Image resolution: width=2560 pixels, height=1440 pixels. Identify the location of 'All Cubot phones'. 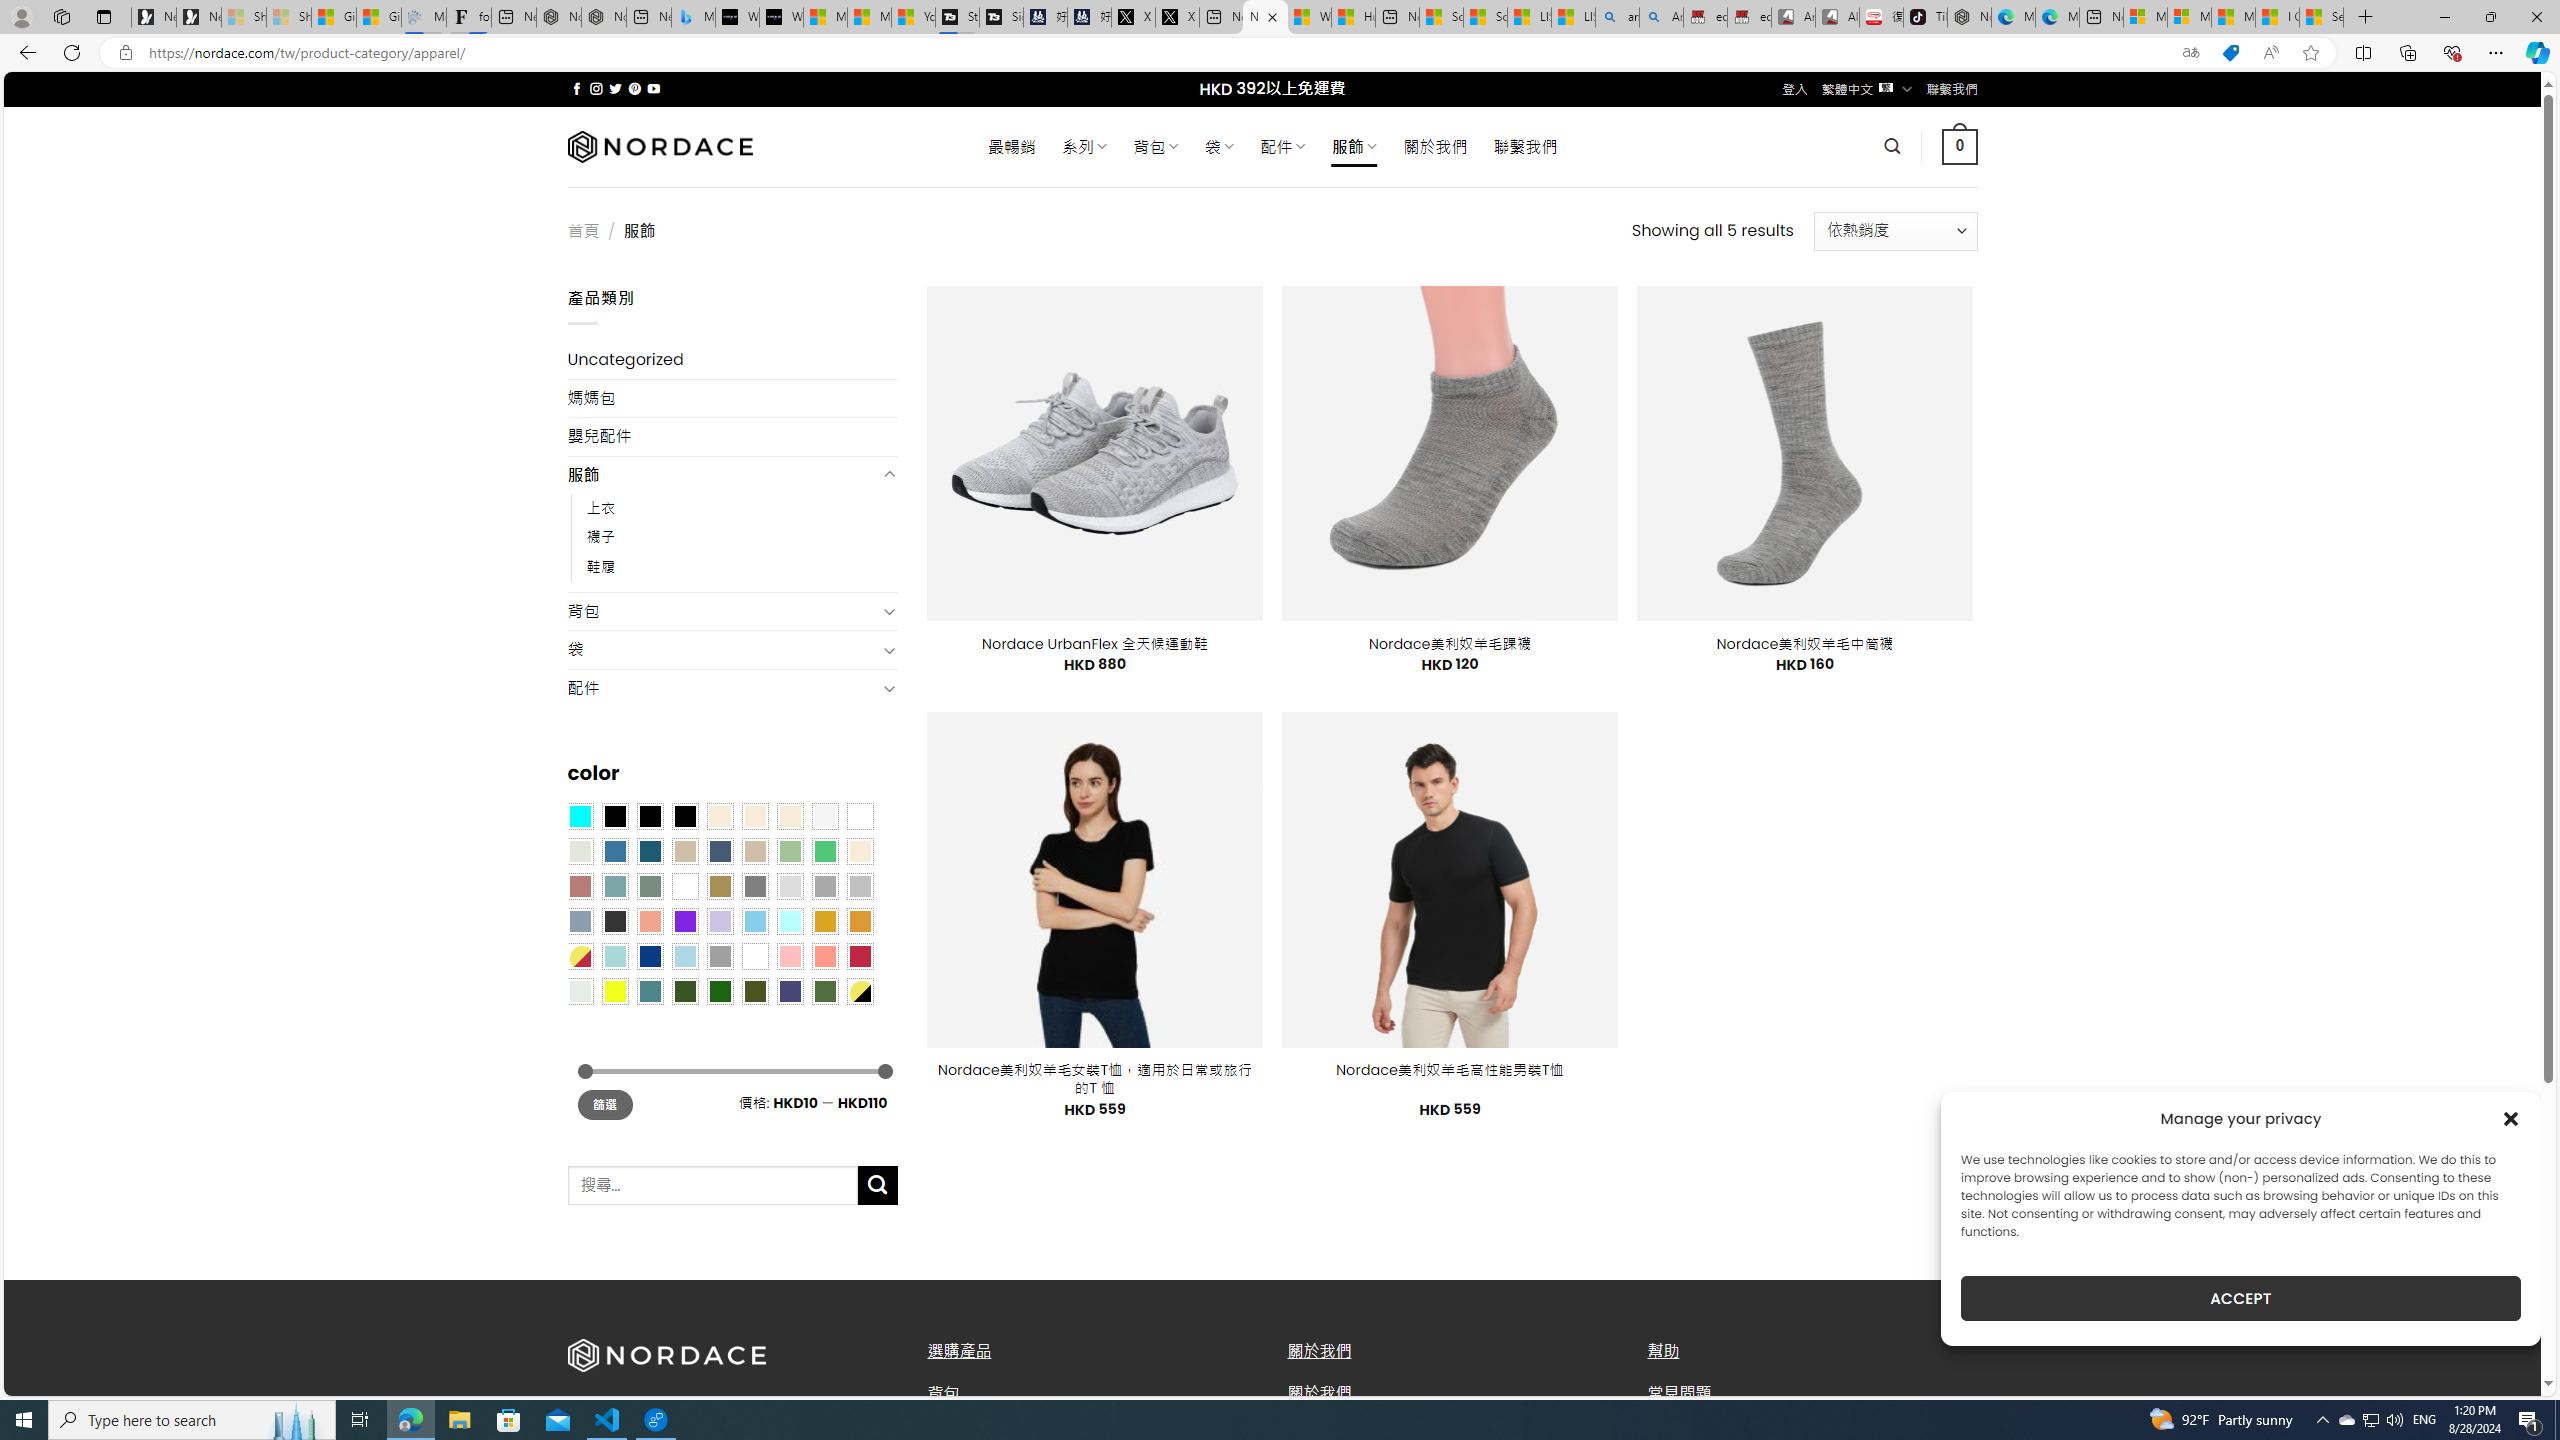
(1838, 16).